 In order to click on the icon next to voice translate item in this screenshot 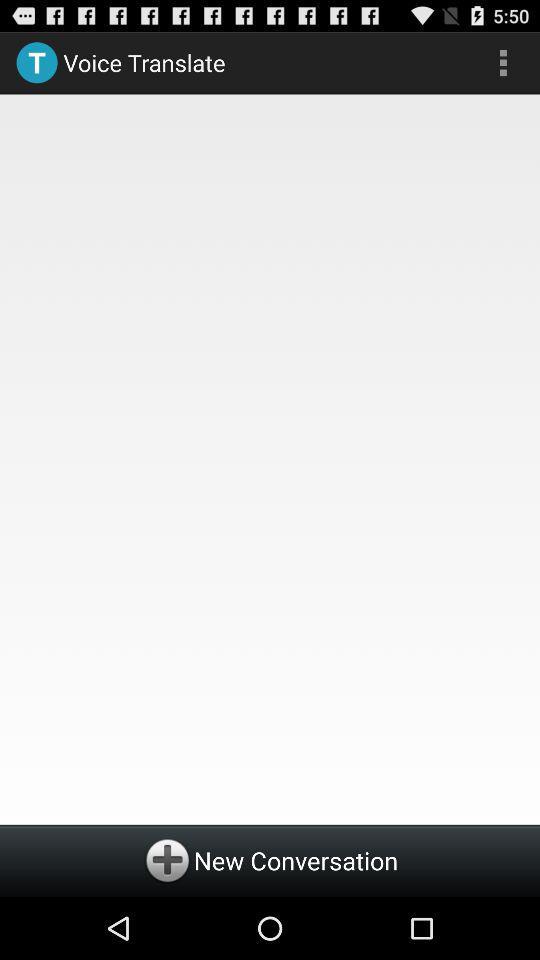, I will do `click(502, 62)`.